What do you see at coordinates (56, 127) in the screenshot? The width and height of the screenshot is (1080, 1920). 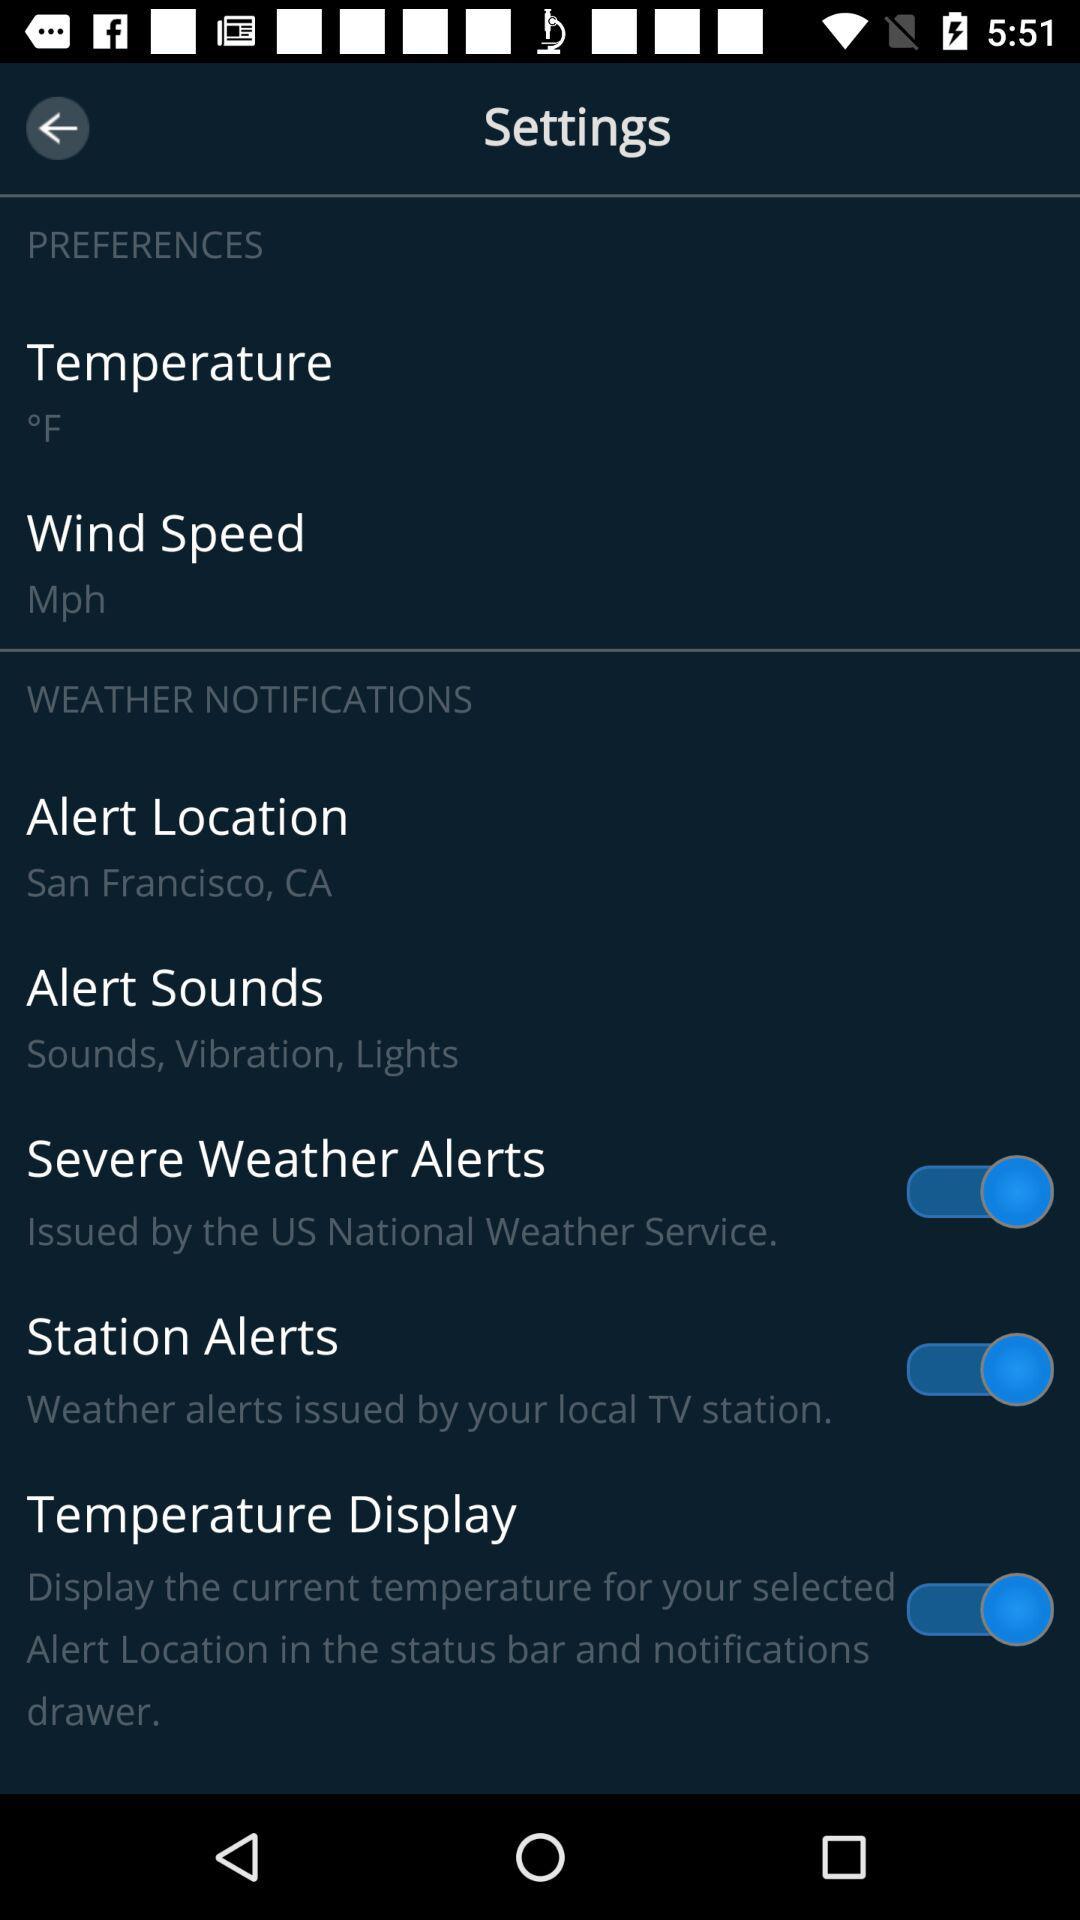 I see `the arrow_backward icon` at bounding box center [56, 127].